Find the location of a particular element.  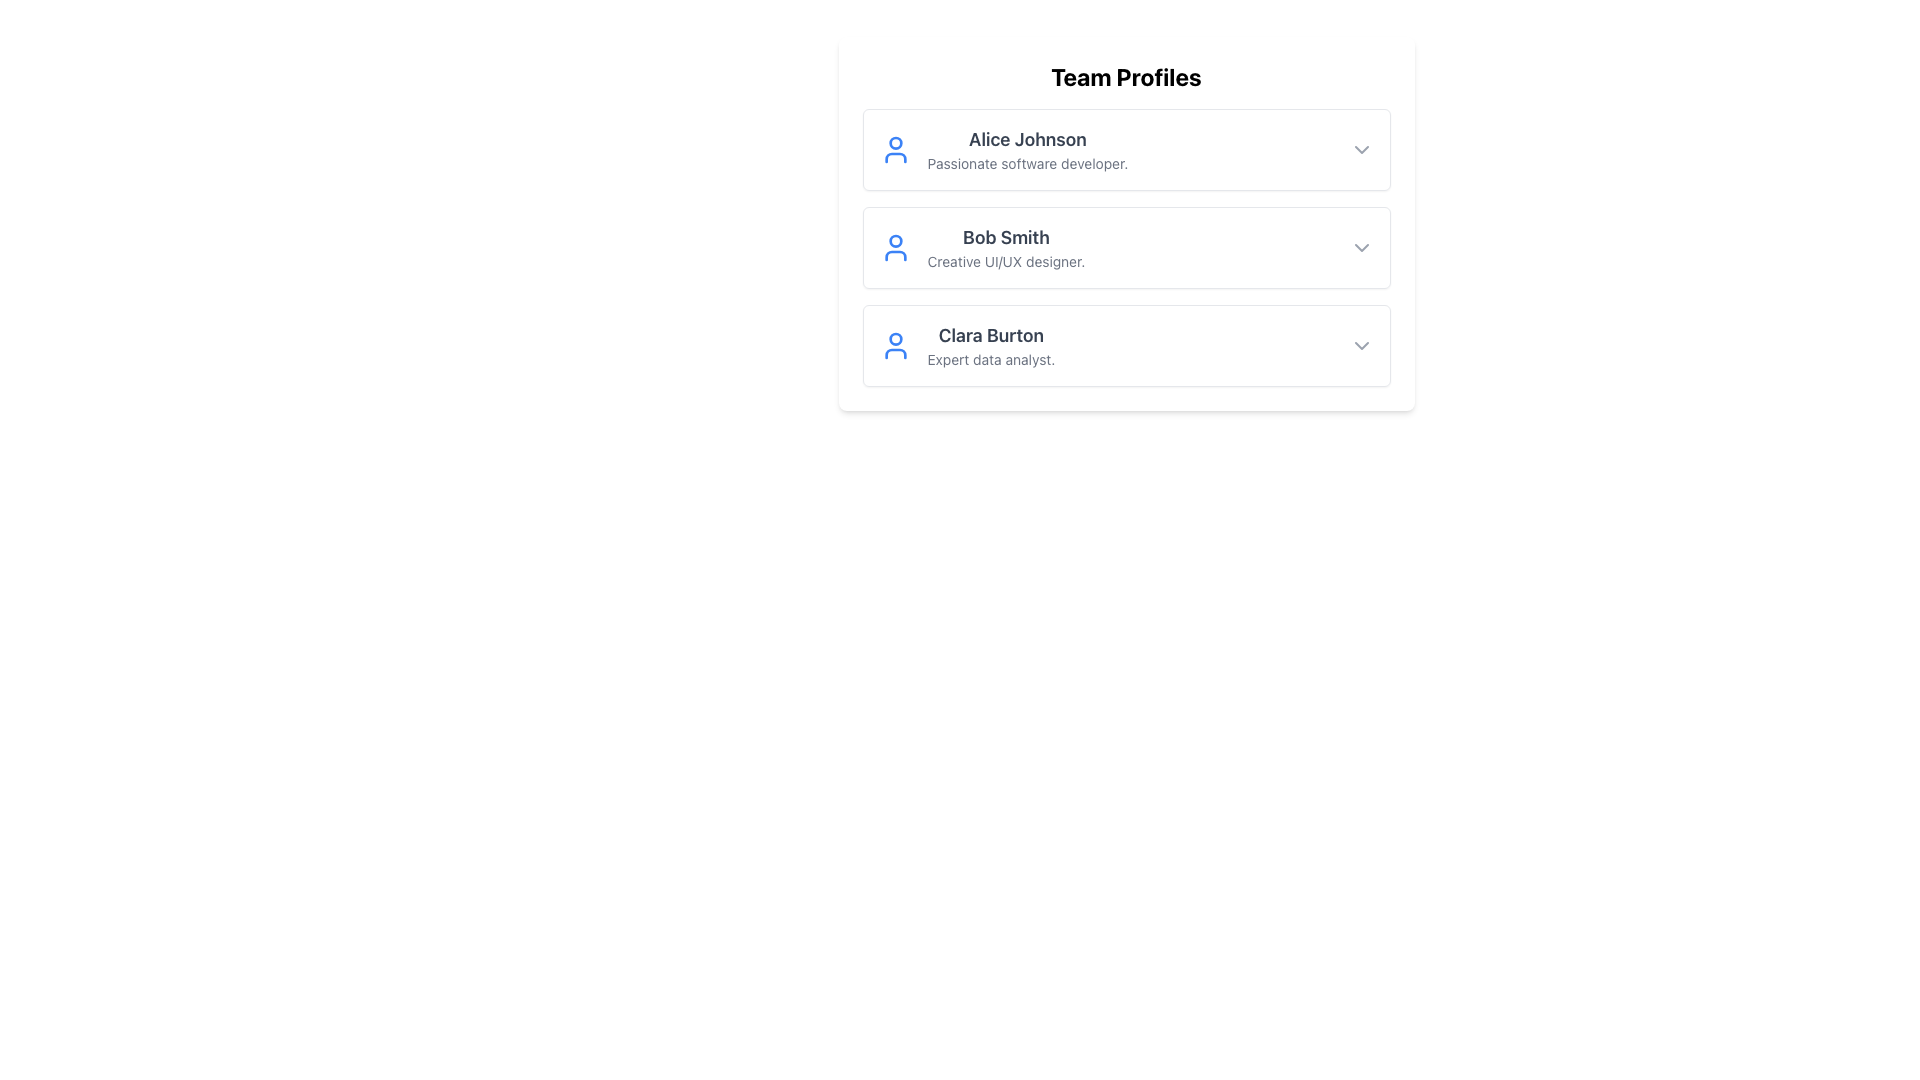

the text label providing a brief description or job title for the individual in the first entry of the 'Team Profiles' list, positioned below 'Alice Johnson' is located at coordinates (1027, 163).